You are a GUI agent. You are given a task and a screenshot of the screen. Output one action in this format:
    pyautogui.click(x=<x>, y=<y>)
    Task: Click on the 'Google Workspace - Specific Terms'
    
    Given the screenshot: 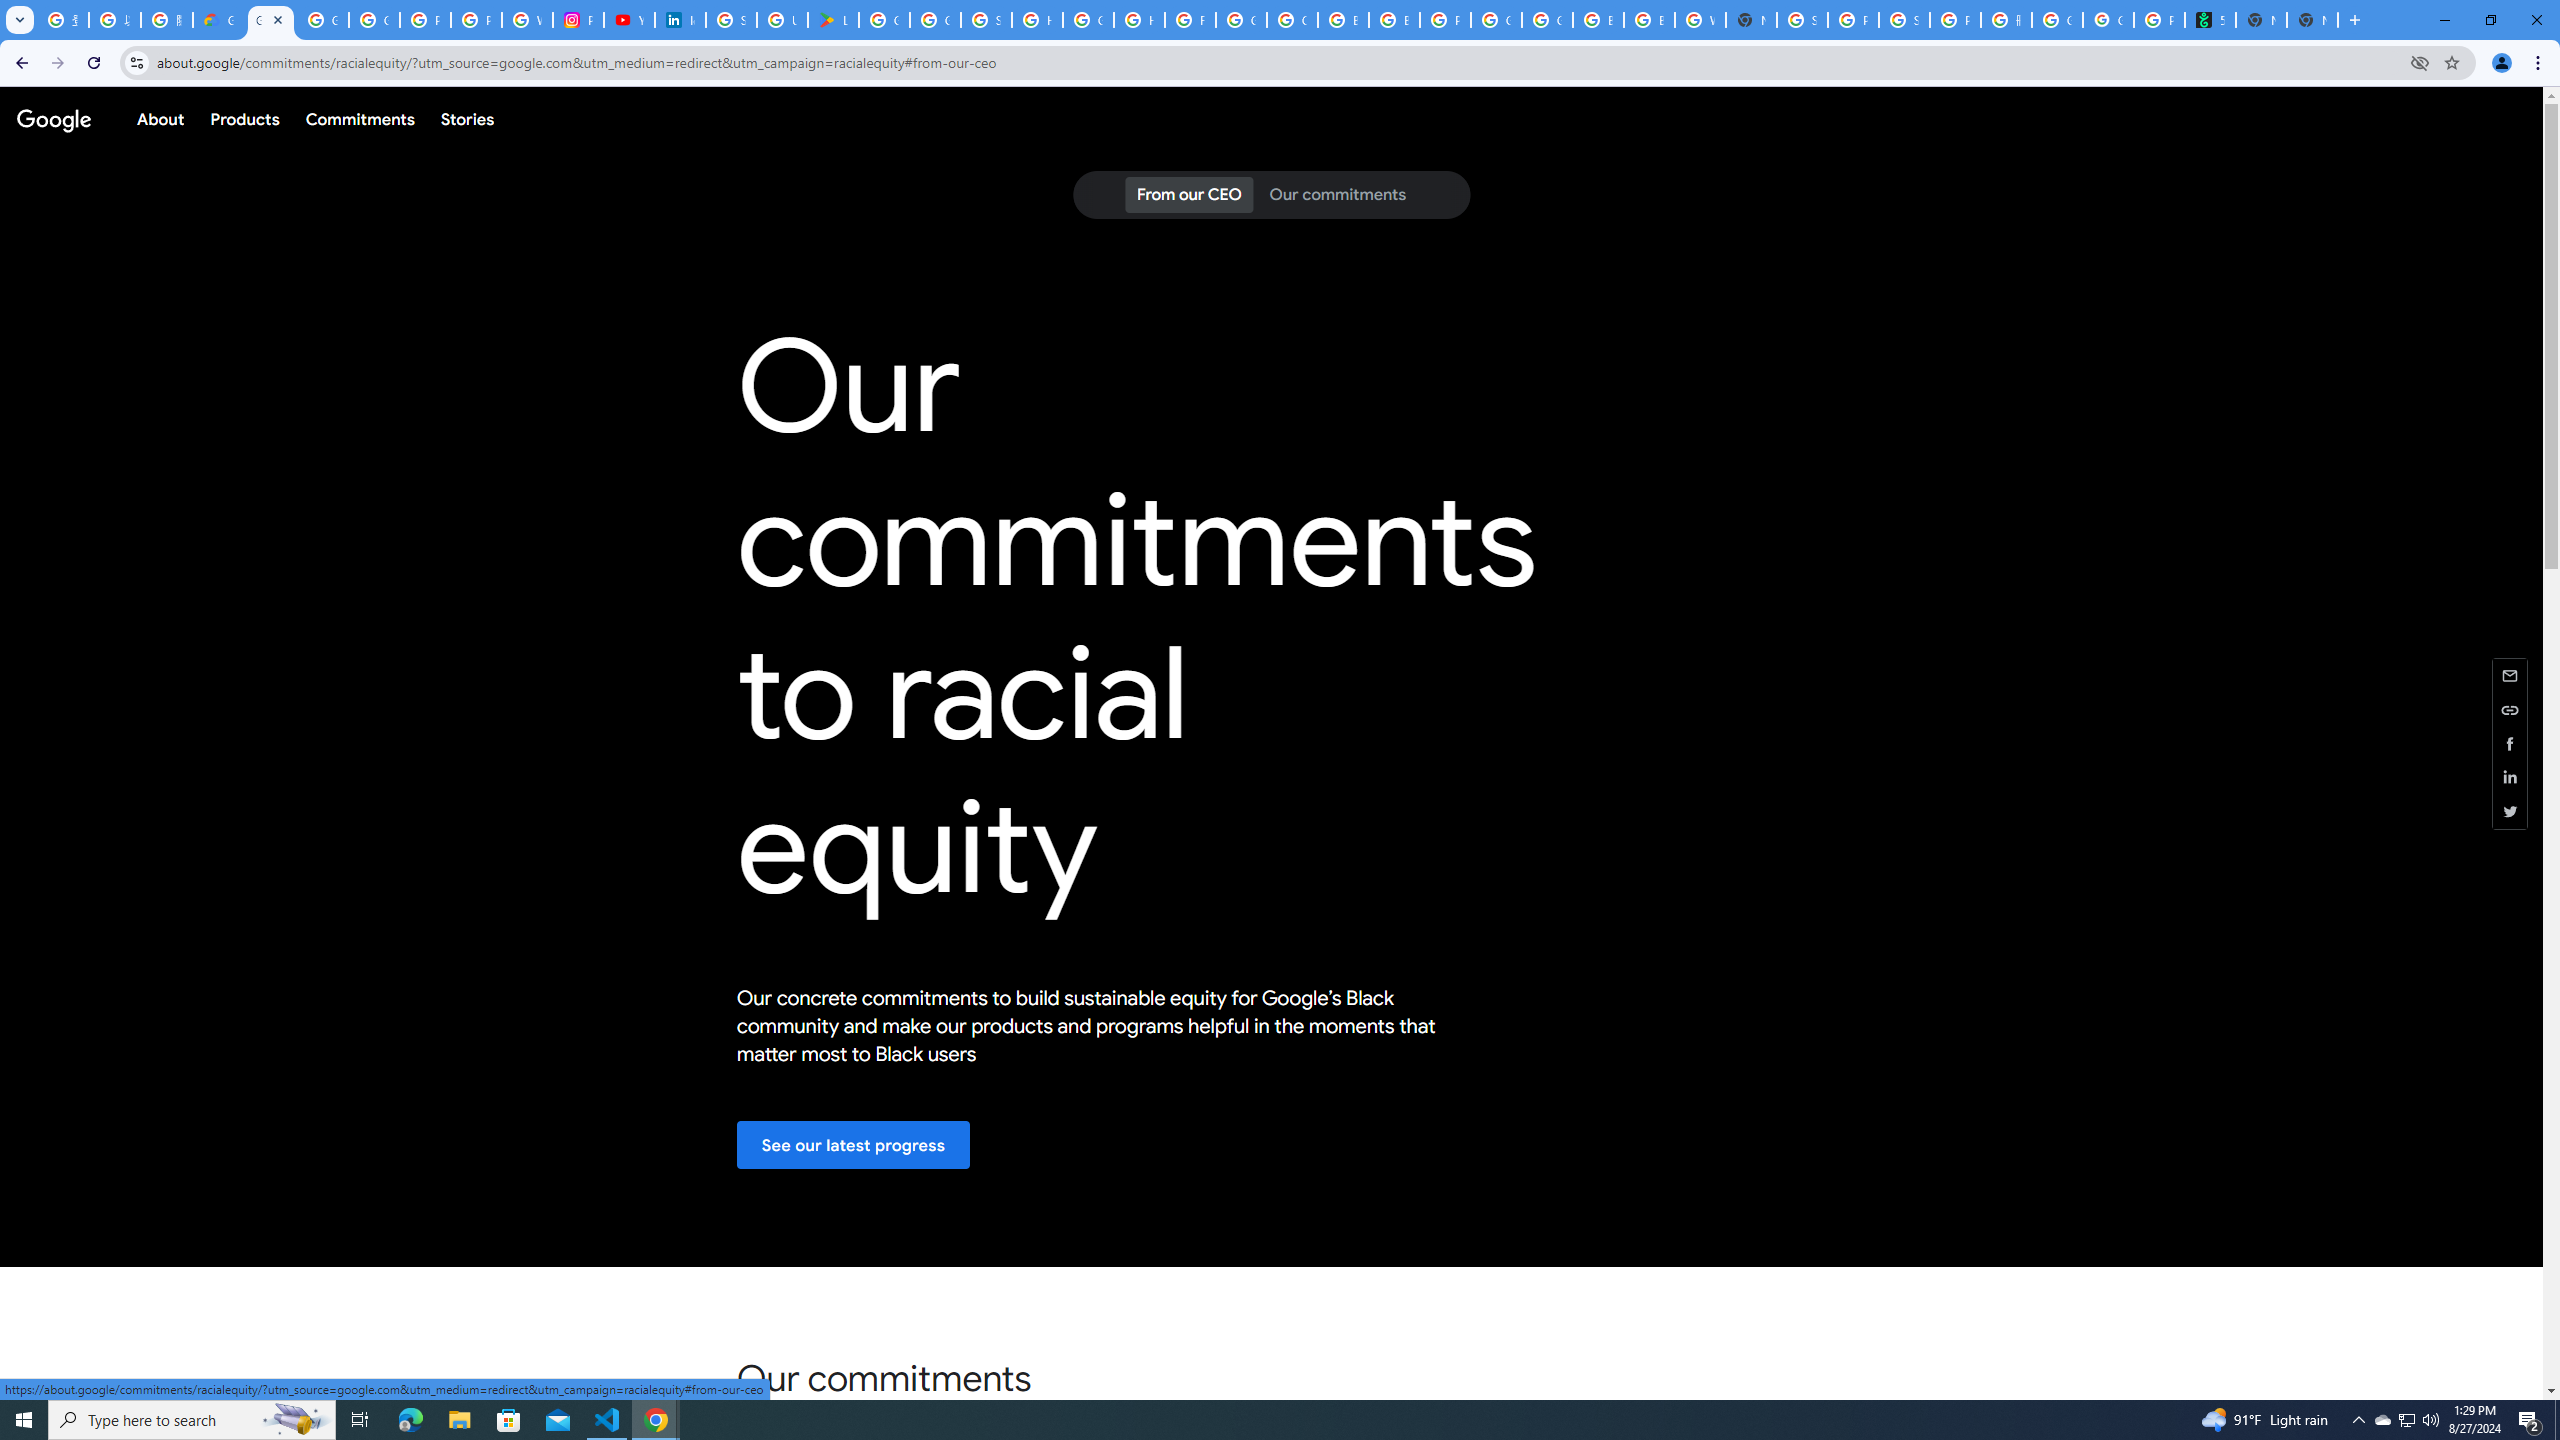 What is the action you would take?
    pyautogui.click(x=934, y=19)
    